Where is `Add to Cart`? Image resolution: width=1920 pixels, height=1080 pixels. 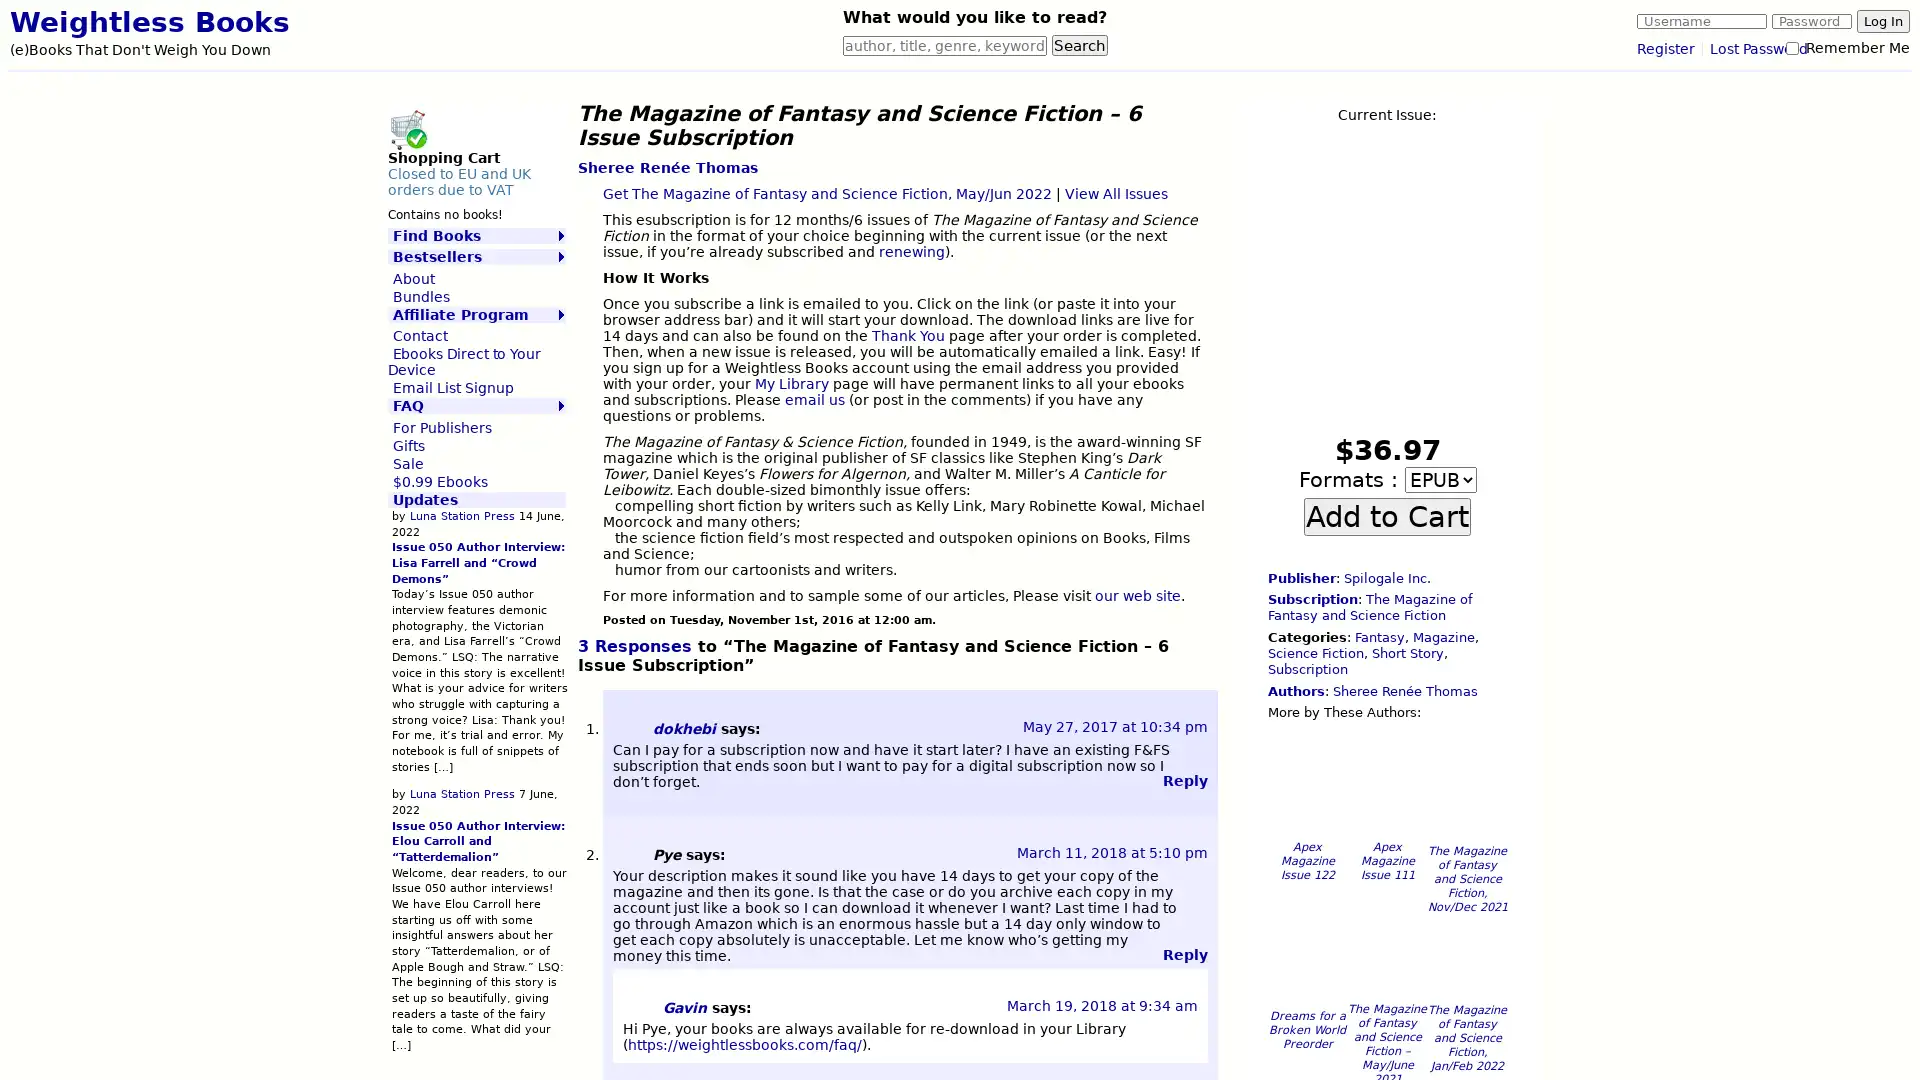 Add to Cart is located at coordinates (1386, 515).